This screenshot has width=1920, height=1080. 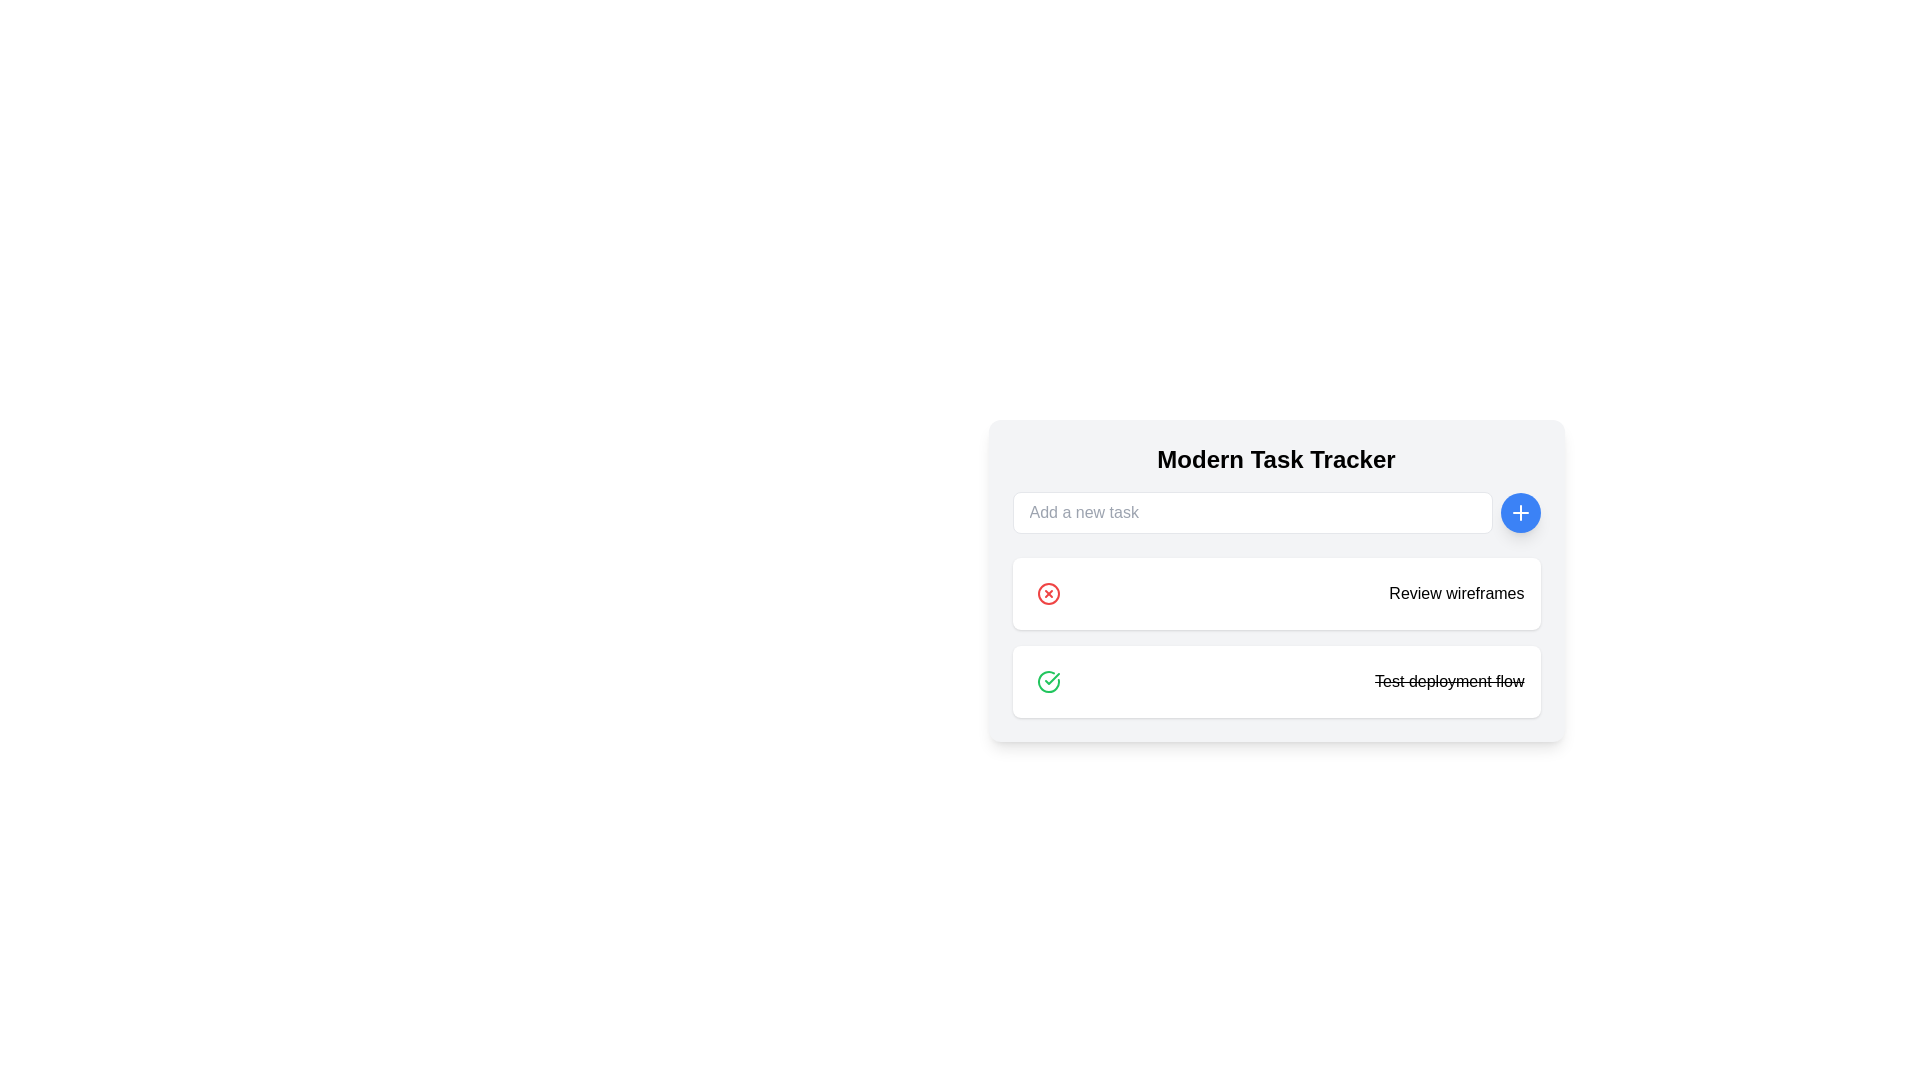 I want to click on displayed text from the static label on the second task card in the 'Modern Task Tracker' interface, located to the right of the red circular 'X' deletion icon, so click(x=1456, y=593).